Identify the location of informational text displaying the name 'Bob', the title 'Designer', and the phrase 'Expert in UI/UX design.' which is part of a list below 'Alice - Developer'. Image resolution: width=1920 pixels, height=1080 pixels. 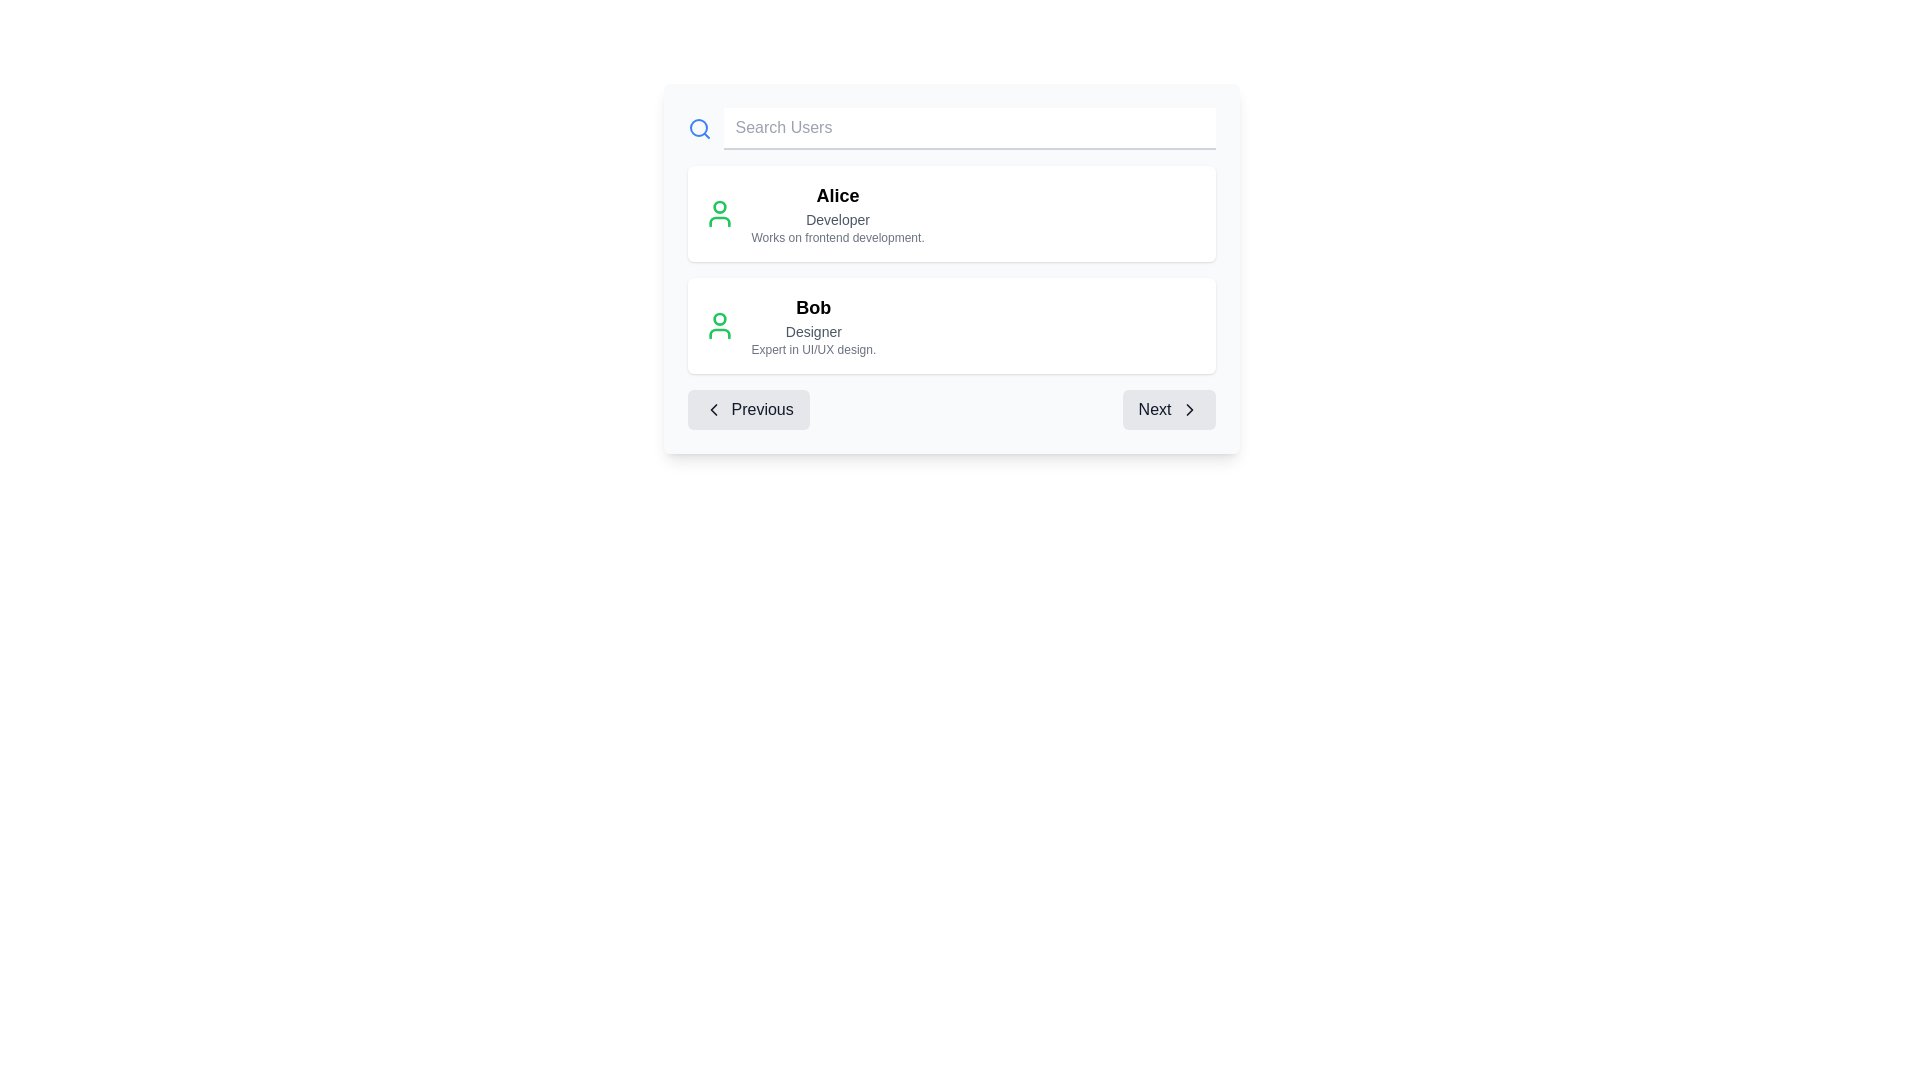
(813, 325).